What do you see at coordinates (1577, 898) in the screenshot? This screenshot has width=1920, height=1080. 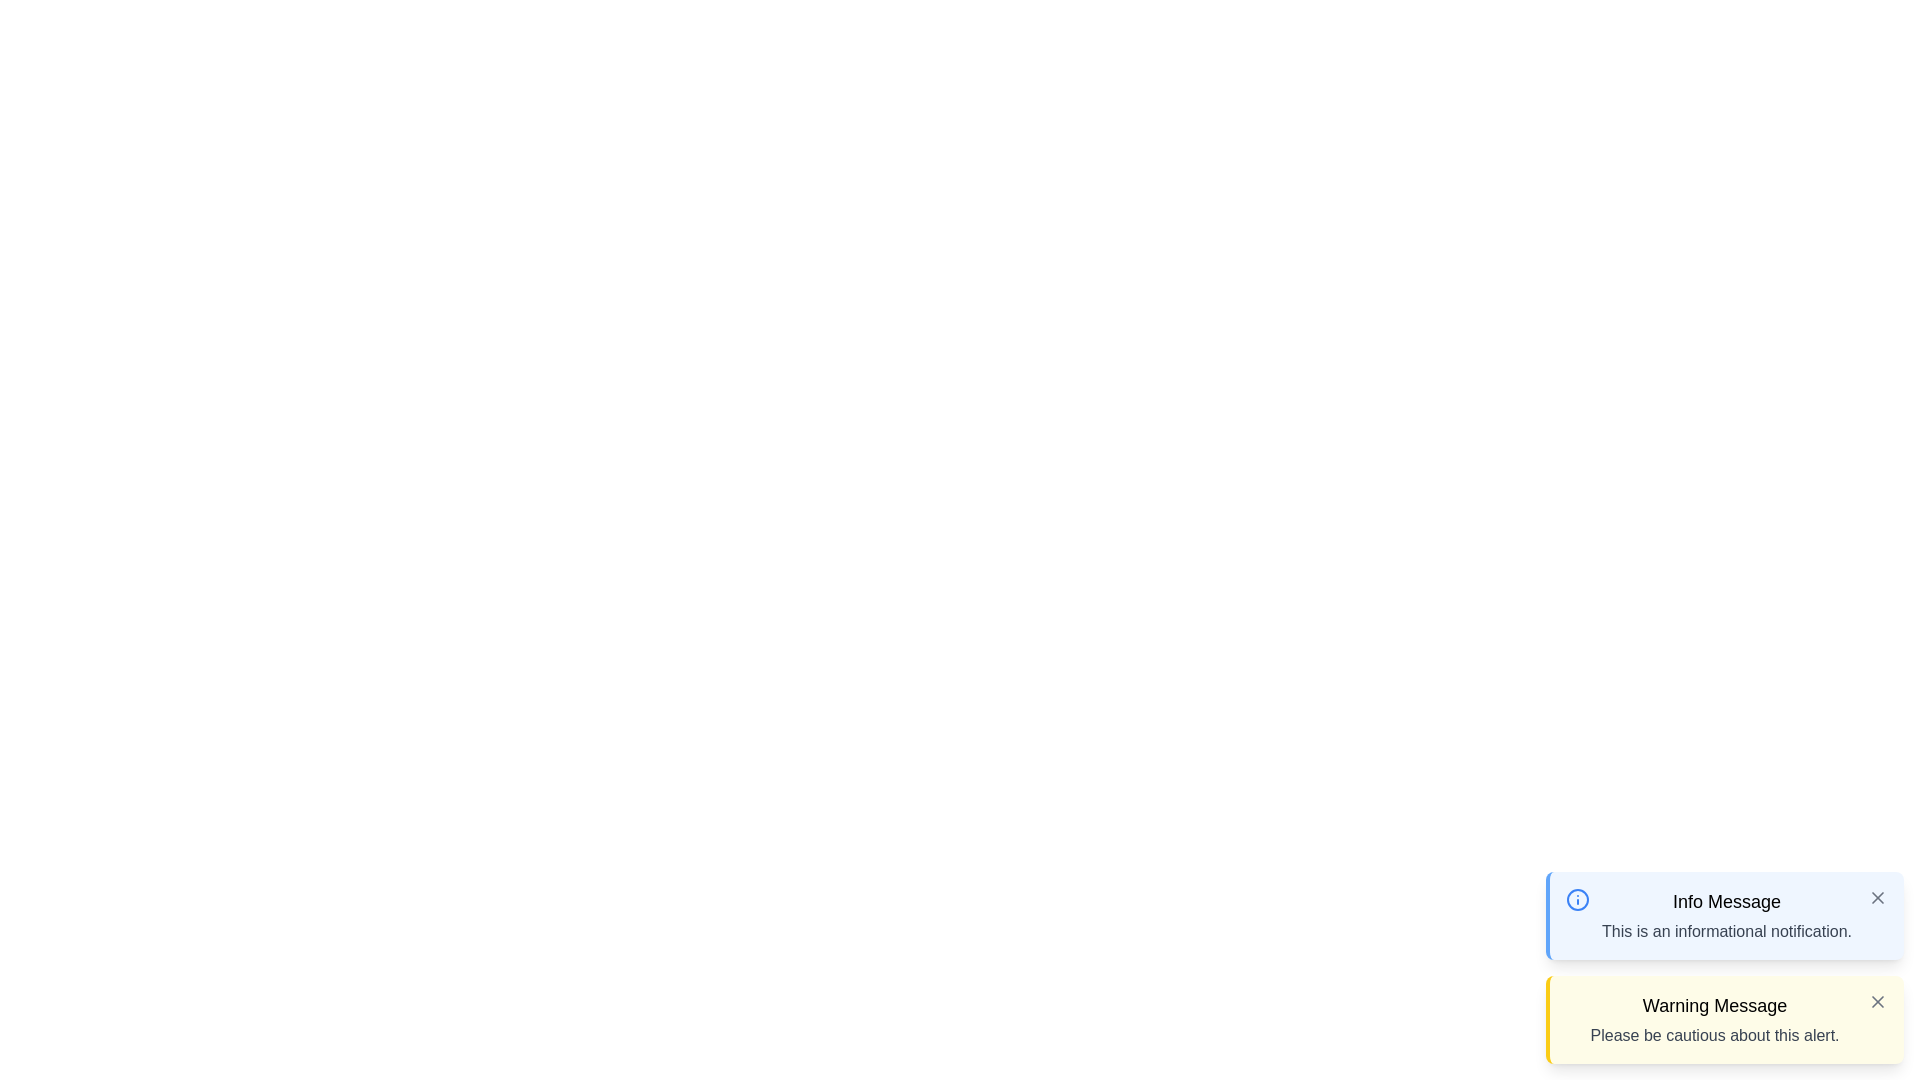 I see `the informational icon located to the left of the 'Info Message' text in the upper notification area of the interface` at bounding box center [1577, 898].